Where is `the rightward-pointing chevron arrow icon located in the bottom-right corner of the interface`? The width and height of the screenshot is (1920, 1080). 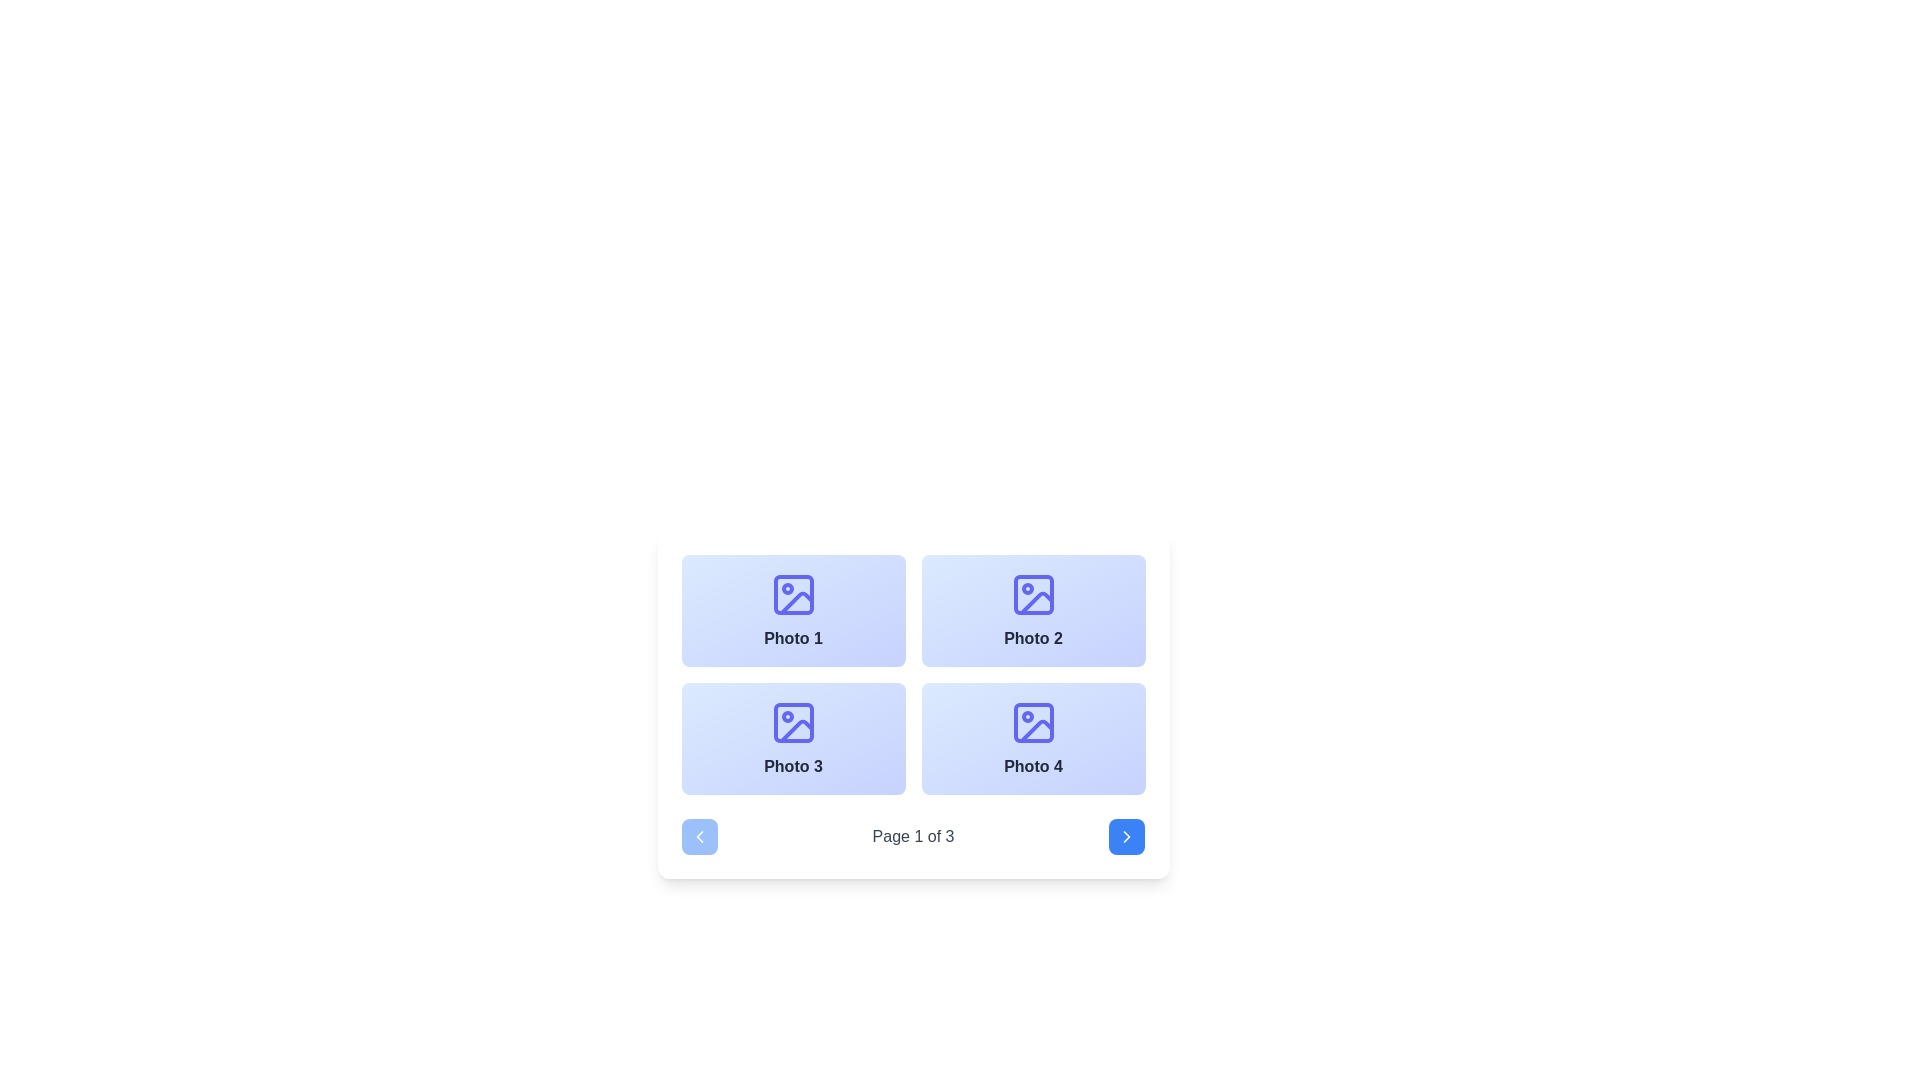
the rightward-pointing chevron arrow icon located in the bottom-right corner of the interface is located at coordinates (1127, 837).